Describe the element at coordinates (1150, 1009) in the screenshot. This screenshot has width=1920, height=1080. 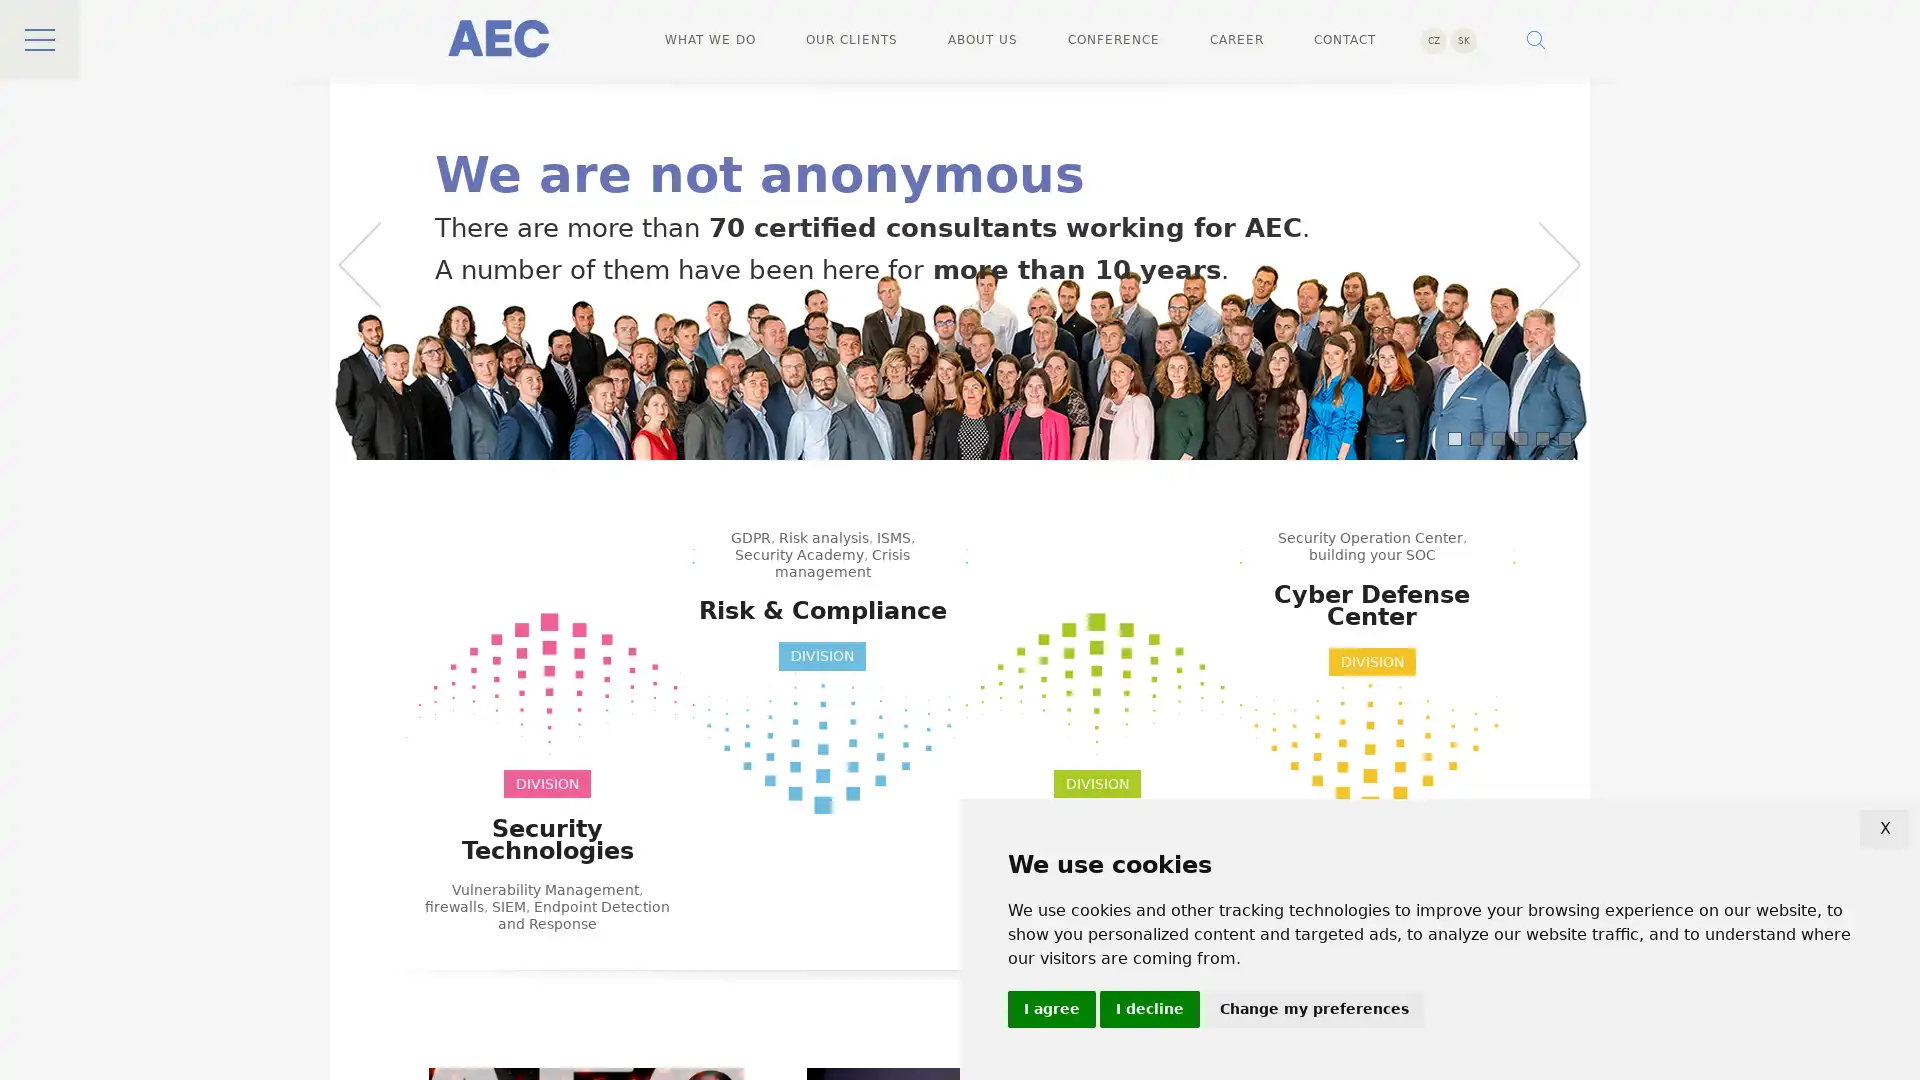
I see `I decline` at that location.